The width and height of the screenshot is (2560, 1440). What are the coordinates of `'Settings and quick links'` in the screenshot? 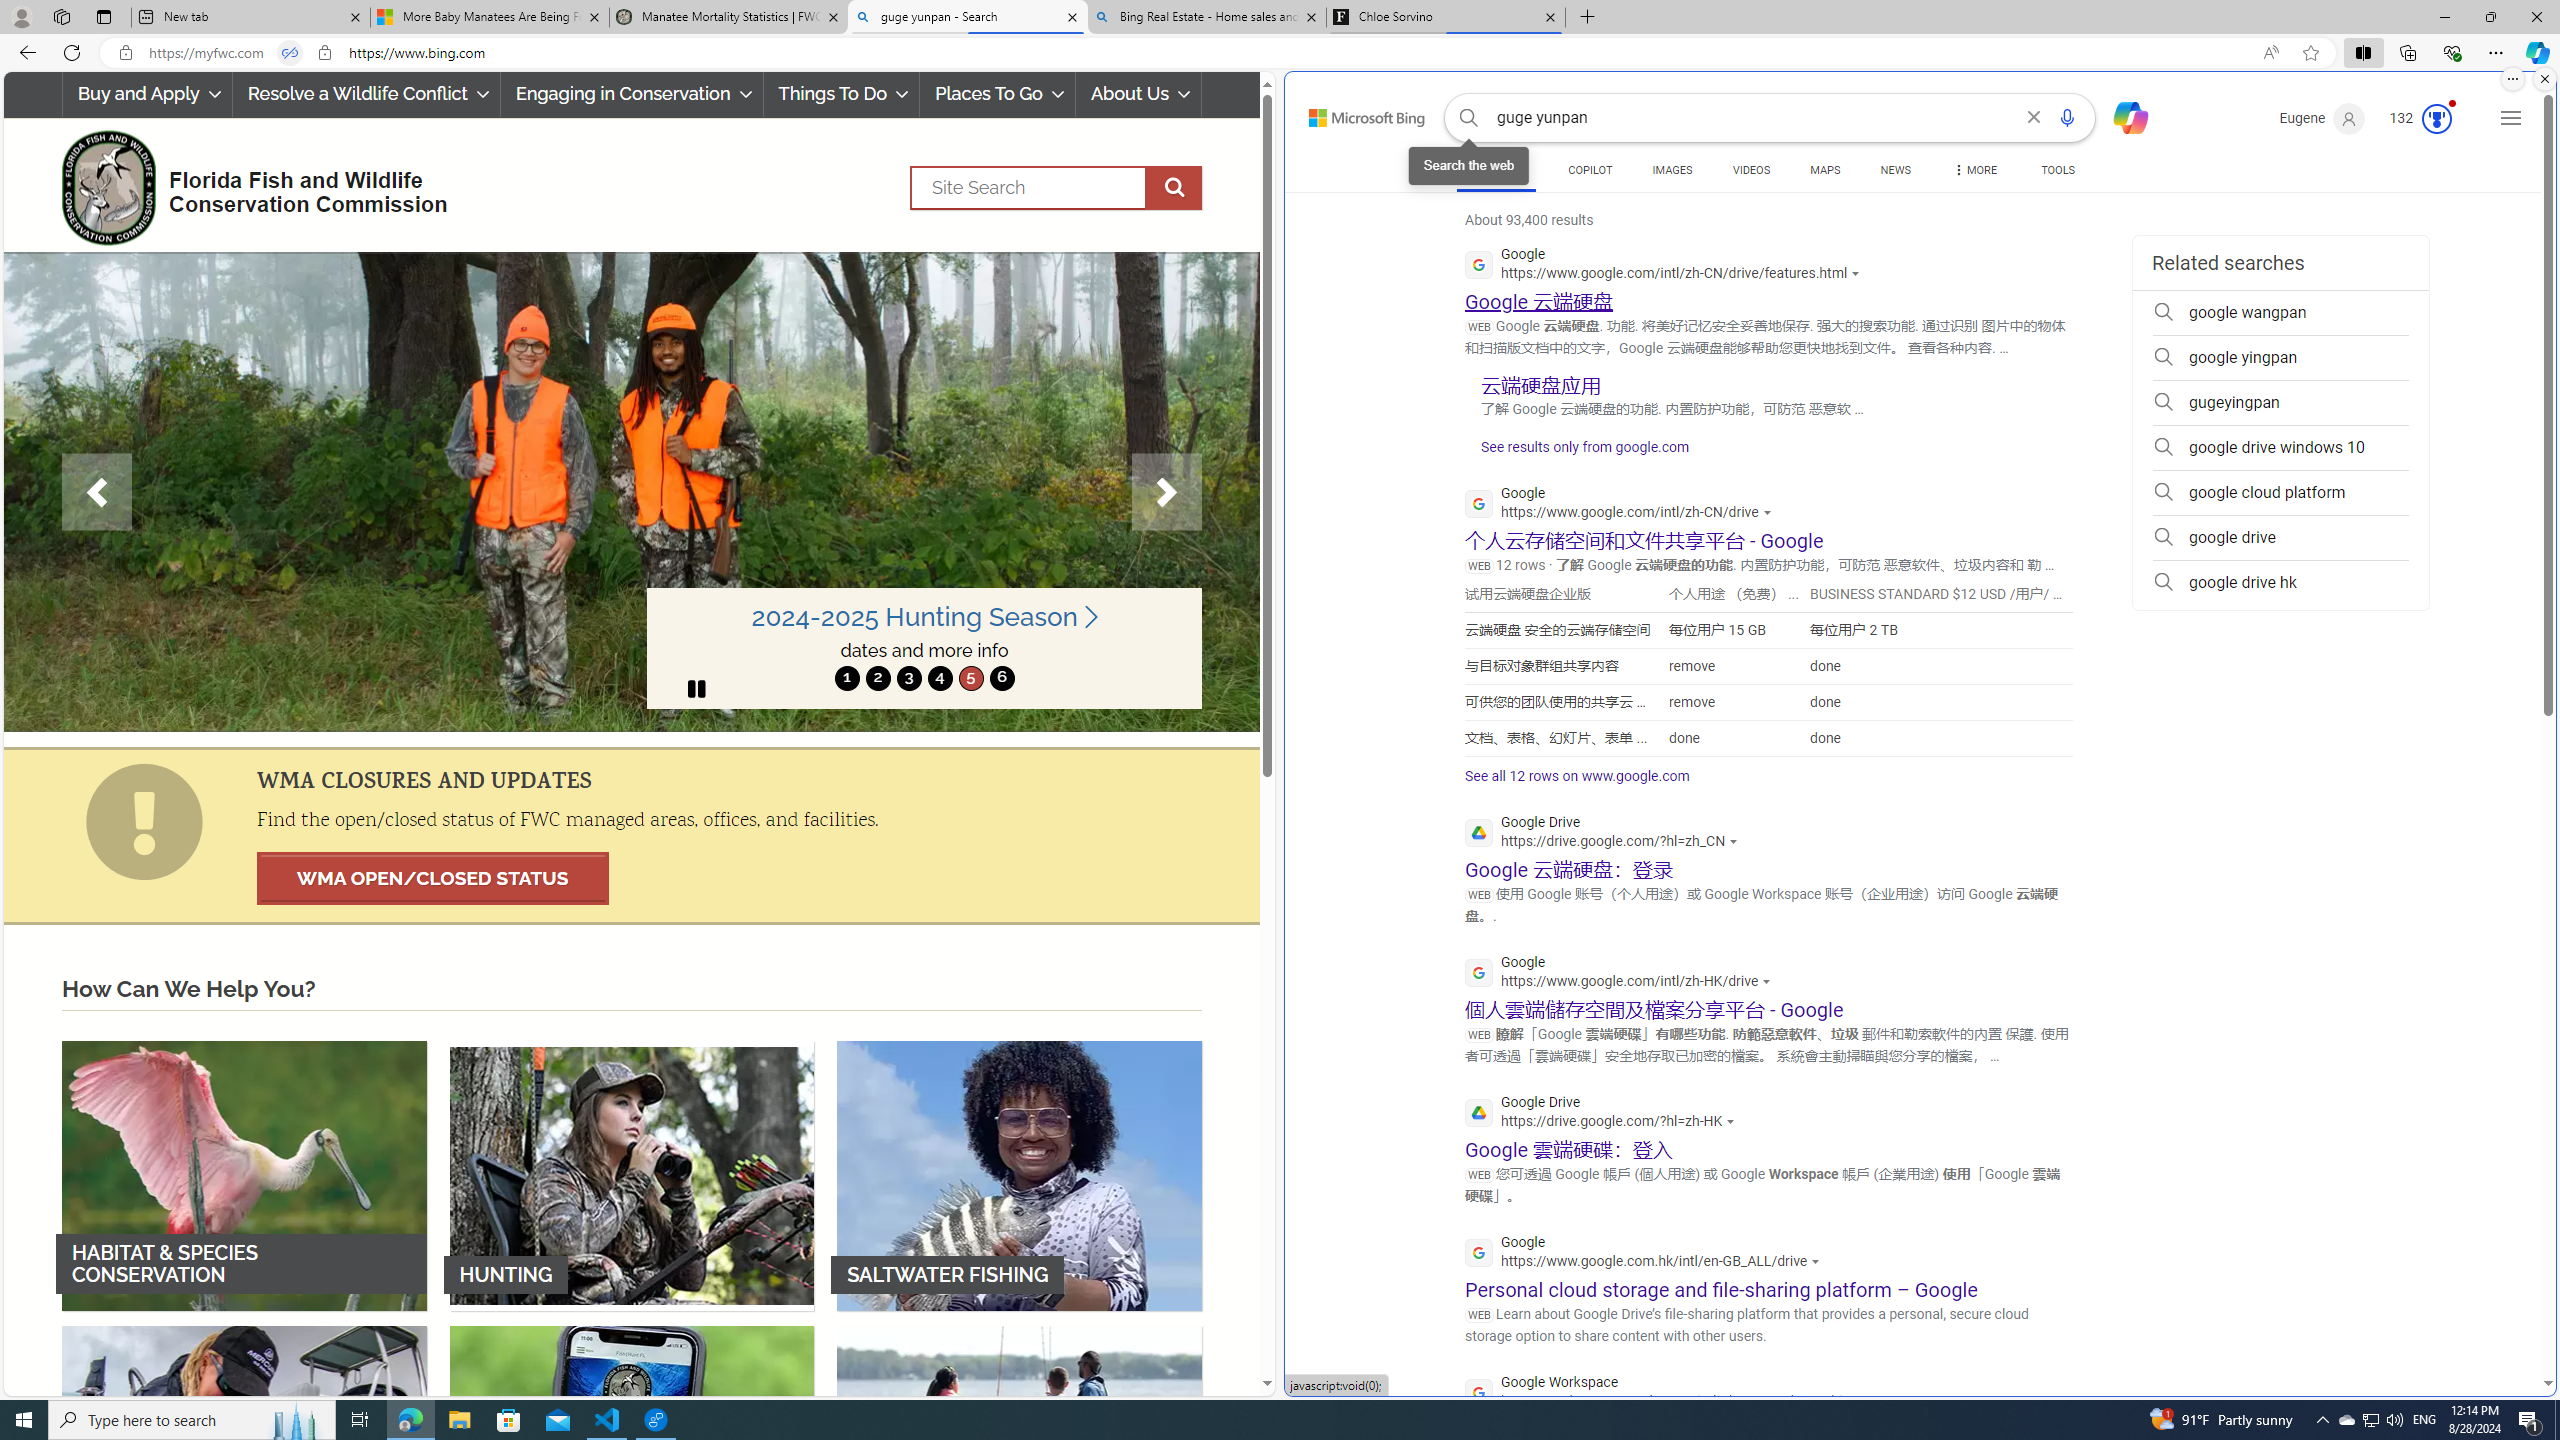 It's located at (2511, 118).